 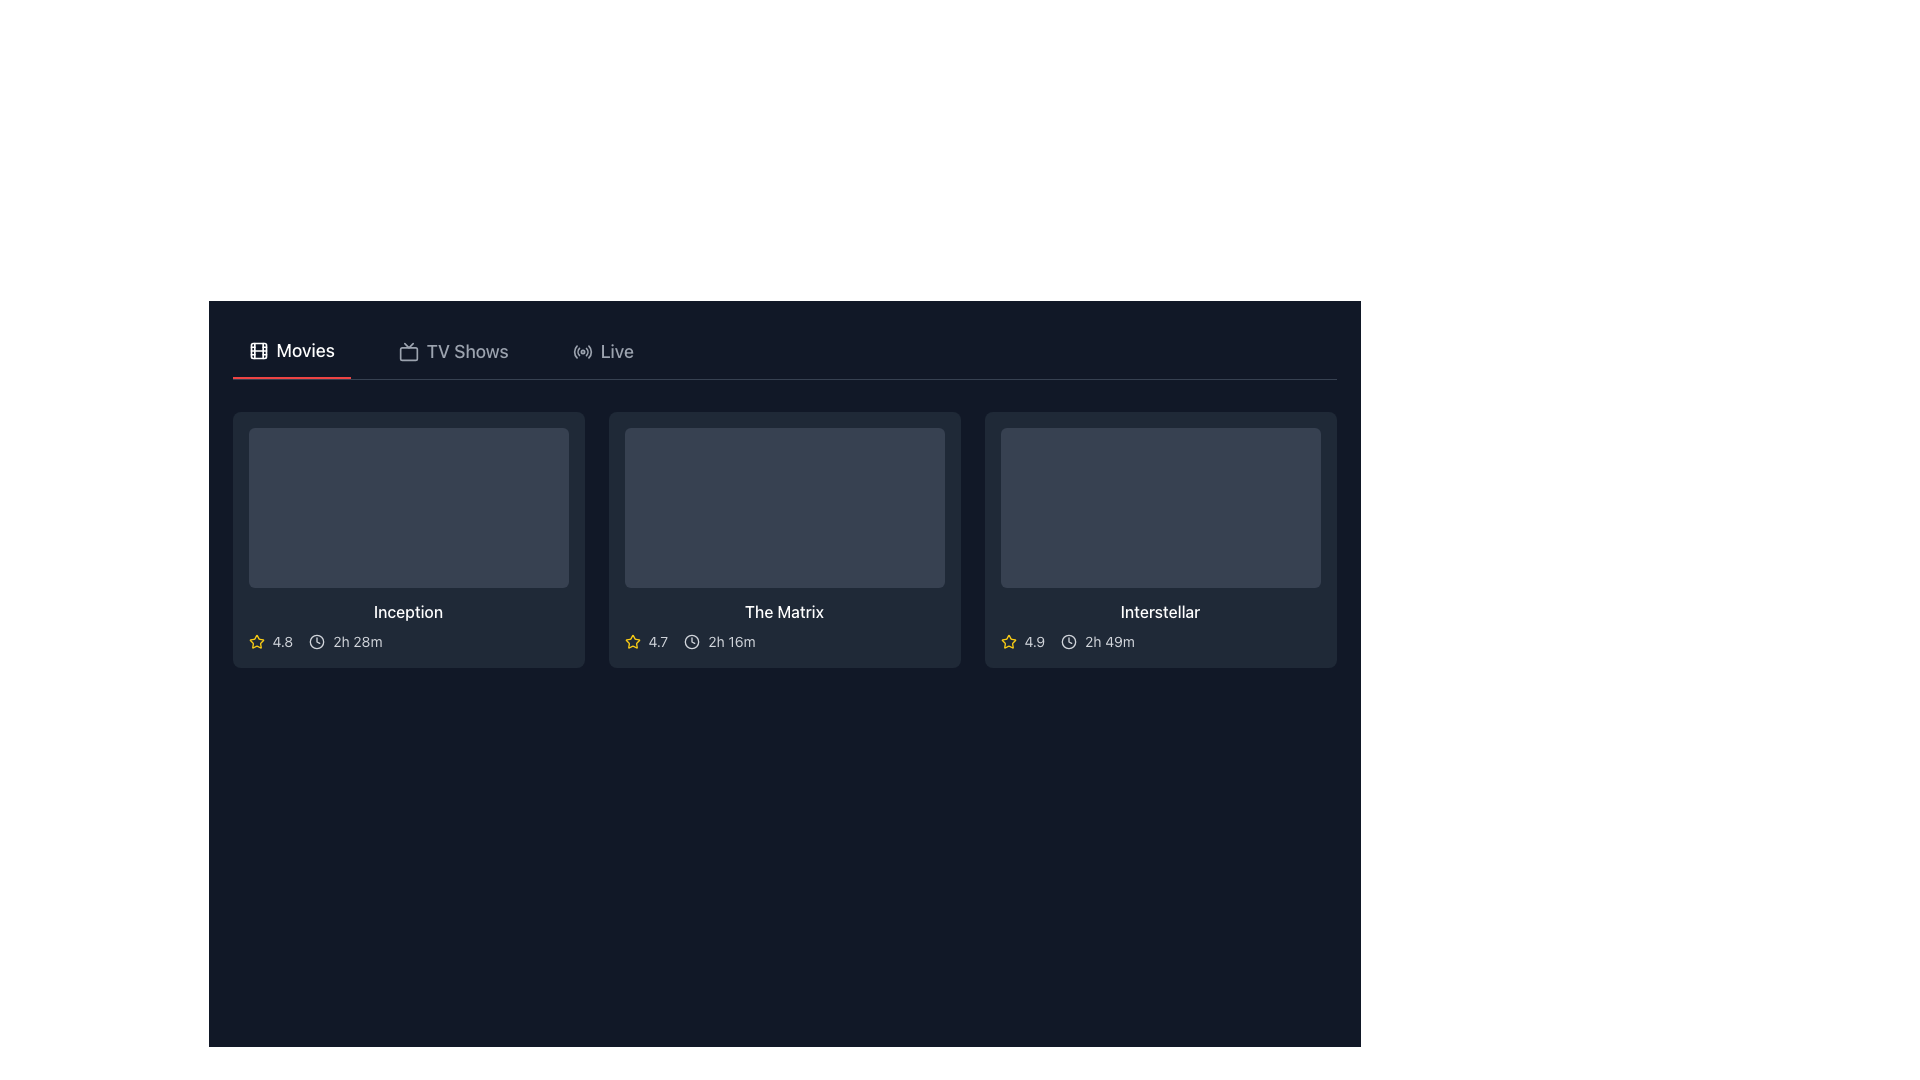 I want to click on the 'TV Shows' button, which is part of a horizontal navigation bar and located between the 'Movies' and 'Live' buttons, so click(x=452, y=350).